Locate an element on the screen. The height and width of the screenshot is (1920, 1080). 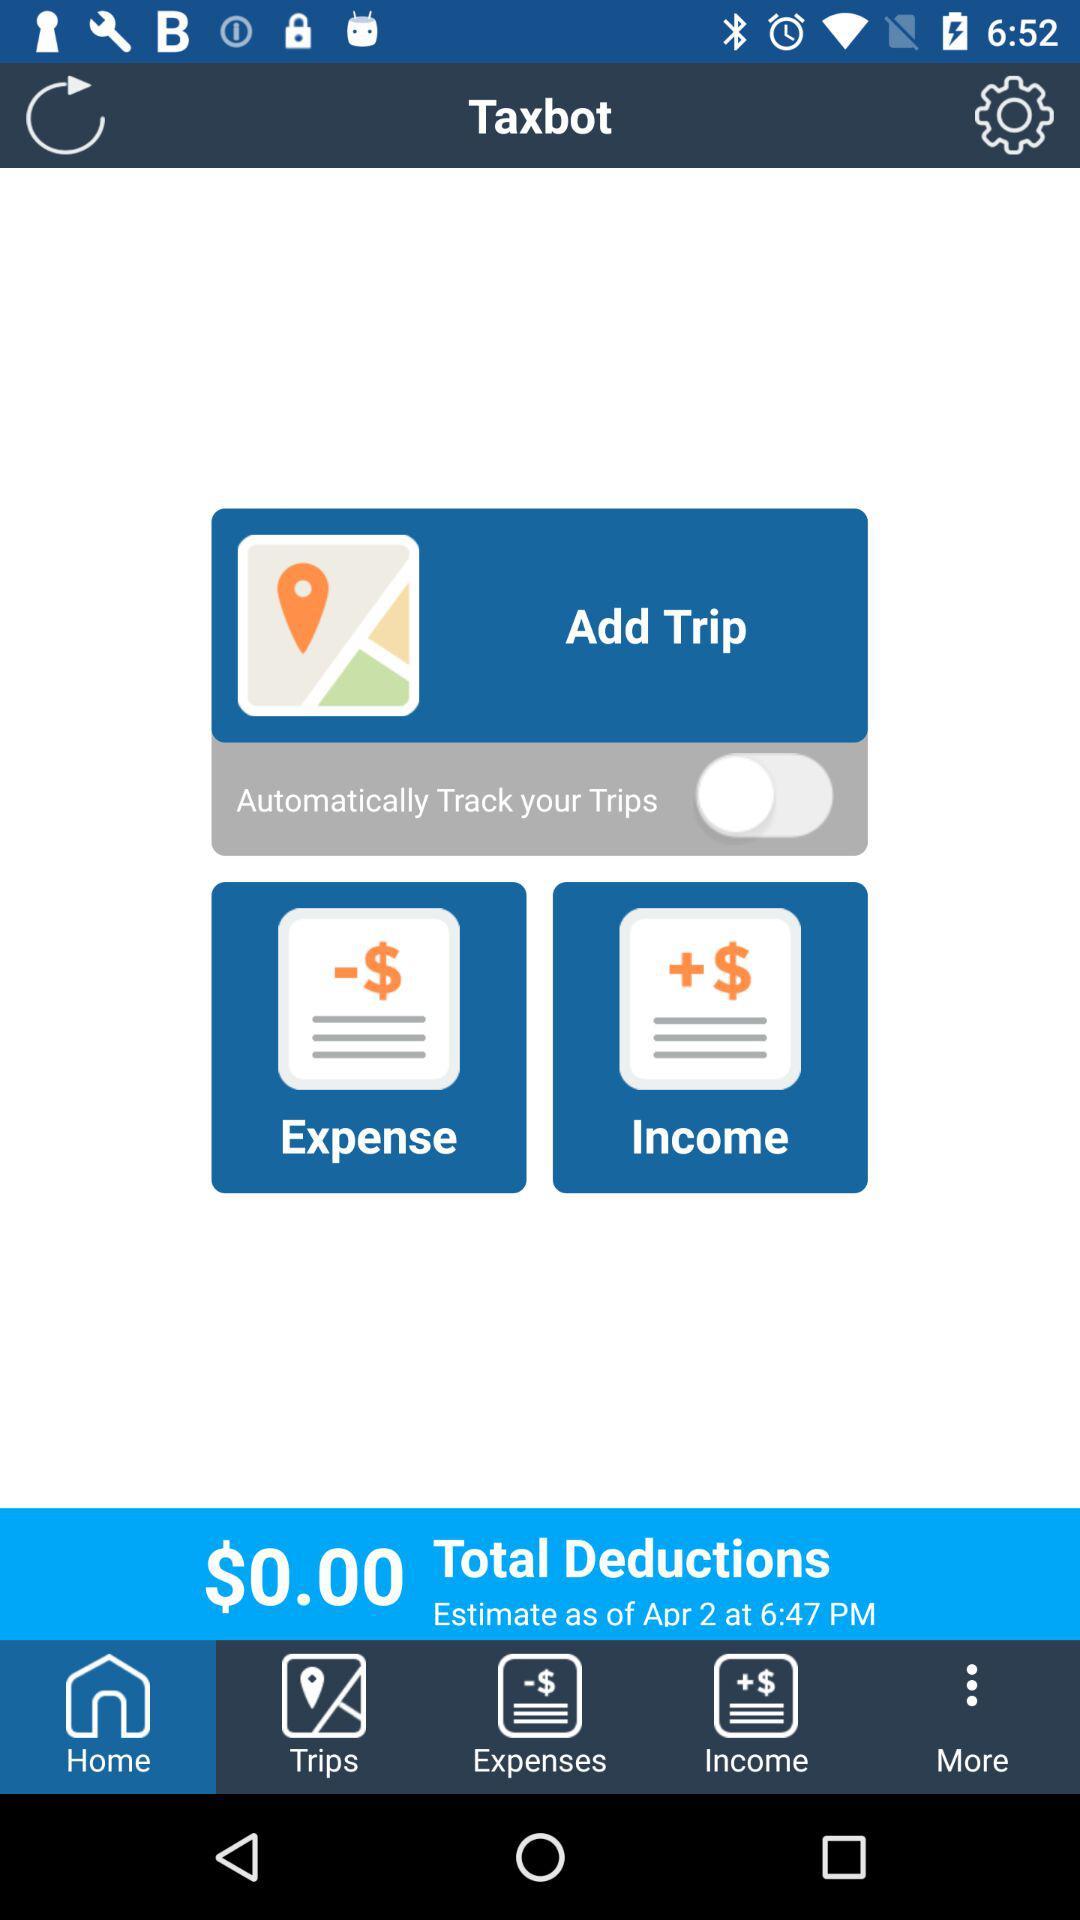
the home is located at coordinates (108, 1716).